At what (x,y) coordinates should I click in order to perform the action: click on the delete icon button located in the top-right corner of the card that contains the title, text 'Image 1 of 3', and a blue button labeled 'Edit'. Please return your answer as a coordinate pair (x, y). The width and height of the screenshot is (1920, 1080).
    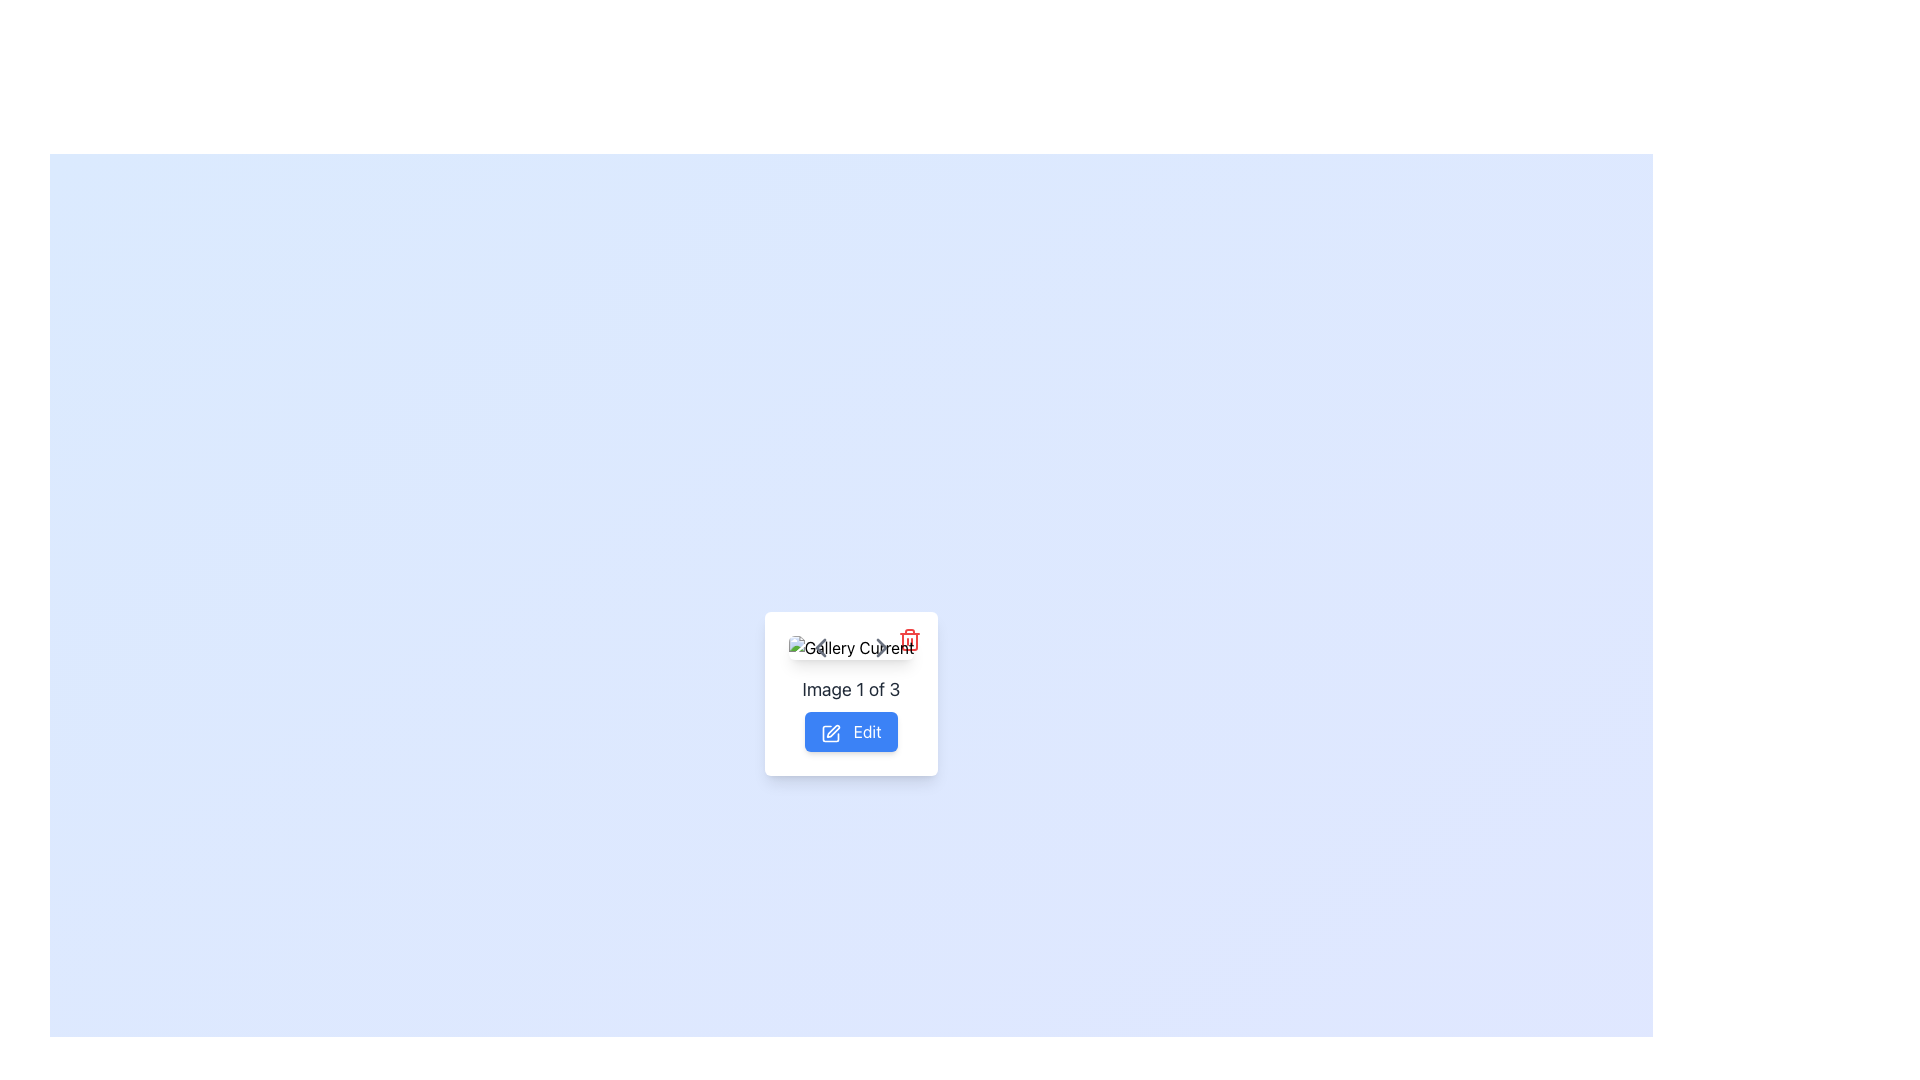
    Looking at the image, I should click on (909, 640).